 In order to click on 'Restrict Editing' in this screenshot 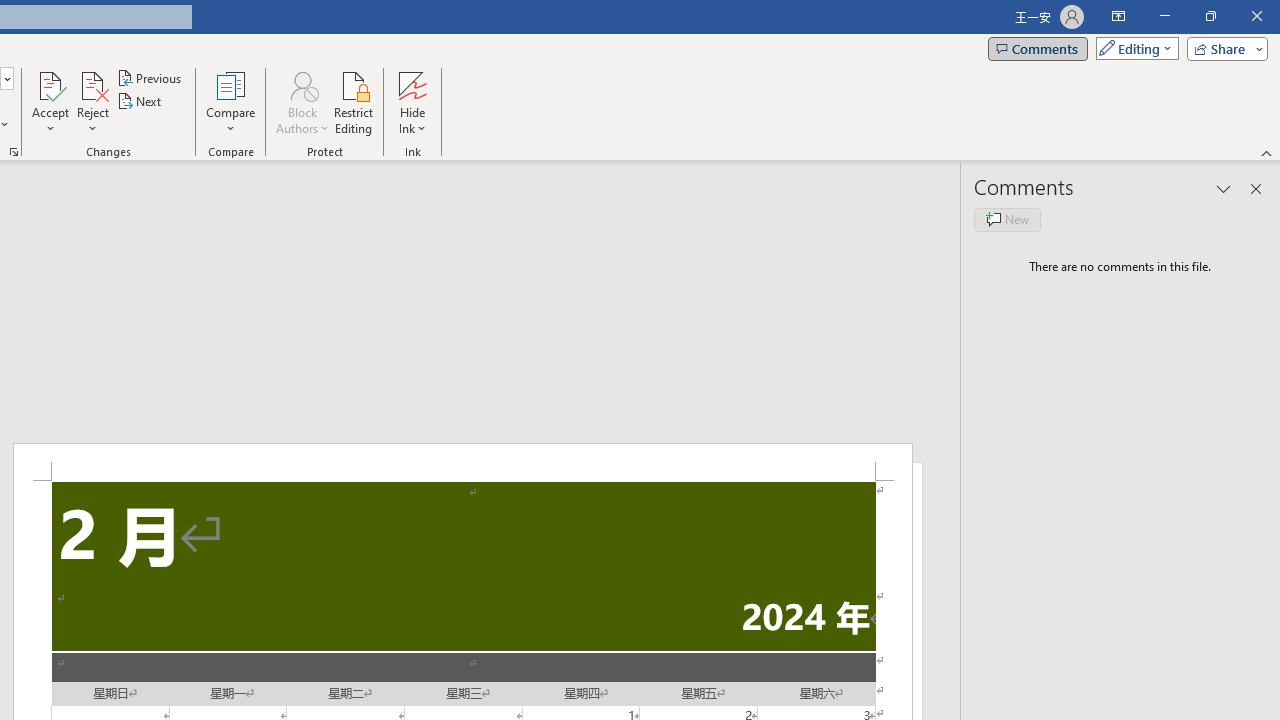, I will do `click(353, 103)`.